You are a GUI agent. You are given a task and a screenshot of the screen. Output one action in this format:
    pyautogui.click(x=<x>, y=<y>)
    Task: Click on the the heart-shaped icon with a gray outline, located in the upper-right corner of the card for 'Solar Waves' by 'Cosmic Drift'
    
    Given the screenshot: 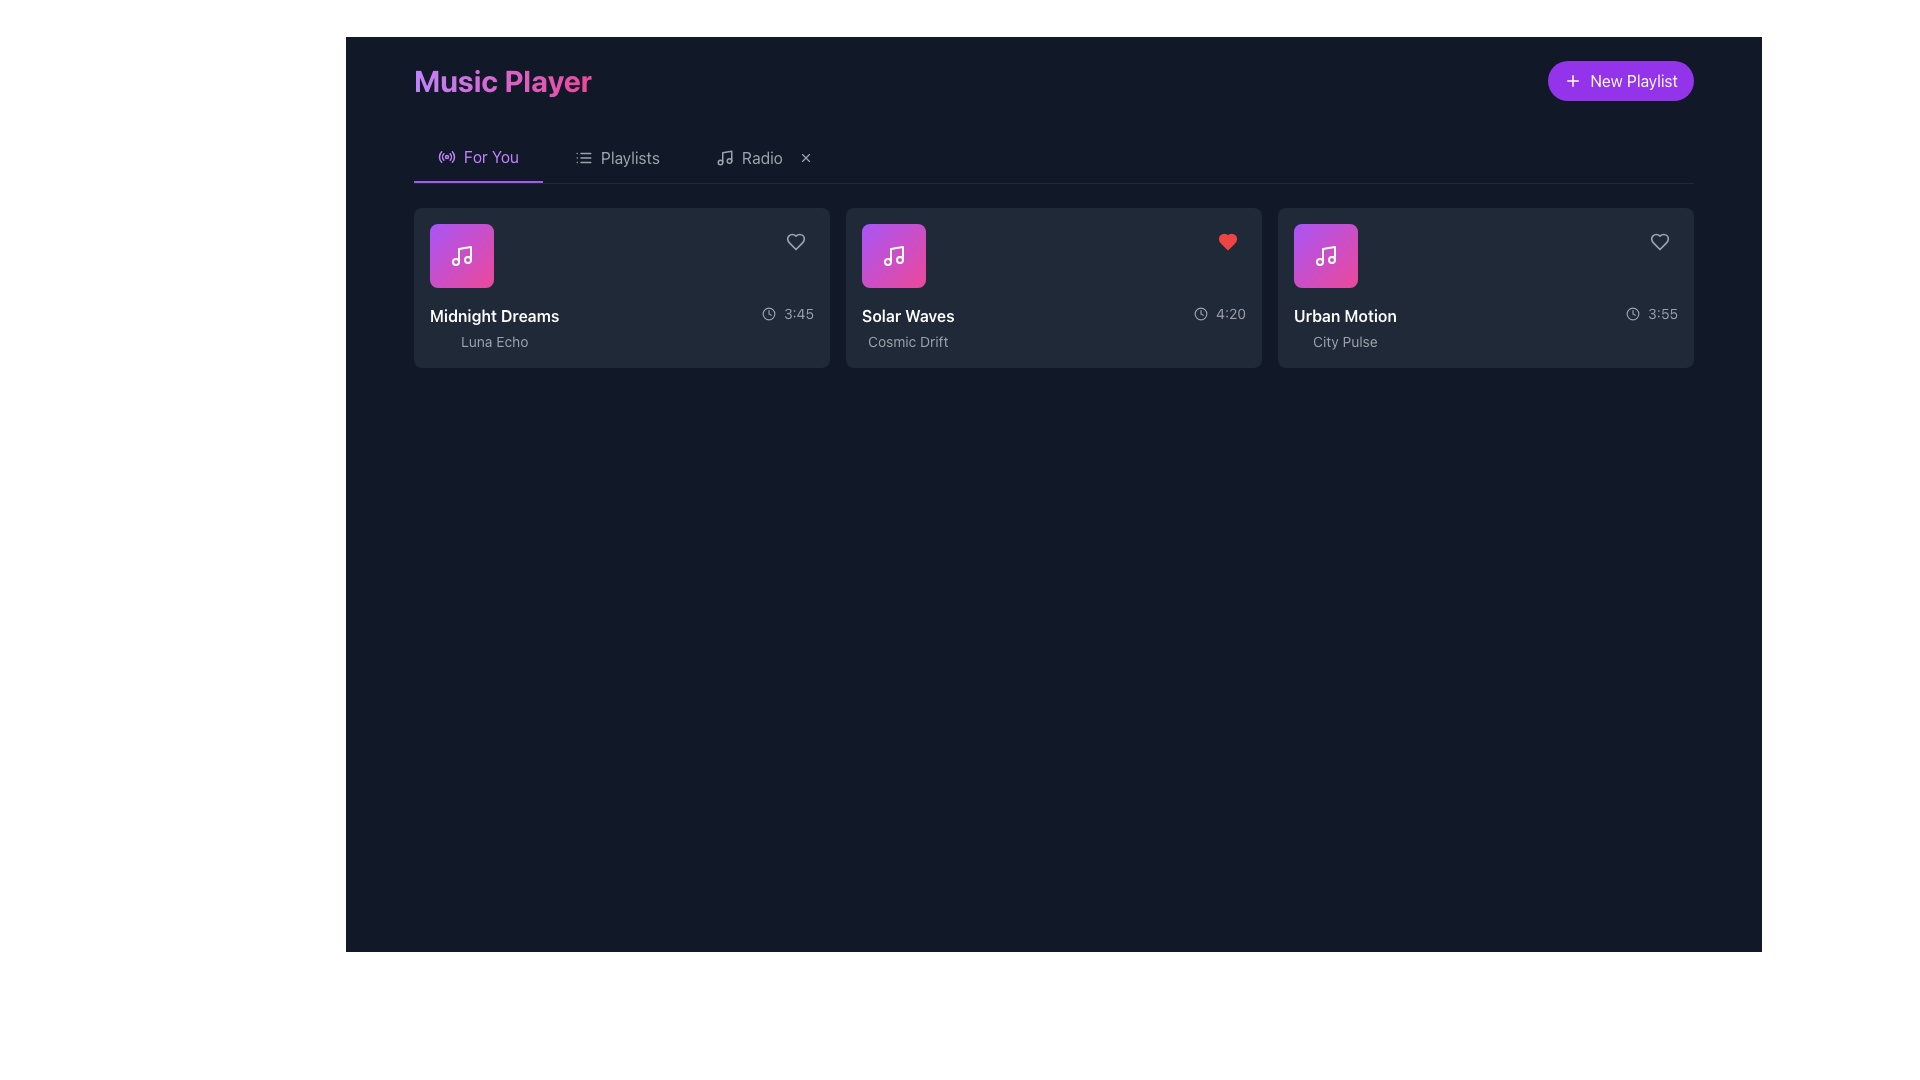 What is the action you would take?
    pyautogui.click(x=795, y=241)
    